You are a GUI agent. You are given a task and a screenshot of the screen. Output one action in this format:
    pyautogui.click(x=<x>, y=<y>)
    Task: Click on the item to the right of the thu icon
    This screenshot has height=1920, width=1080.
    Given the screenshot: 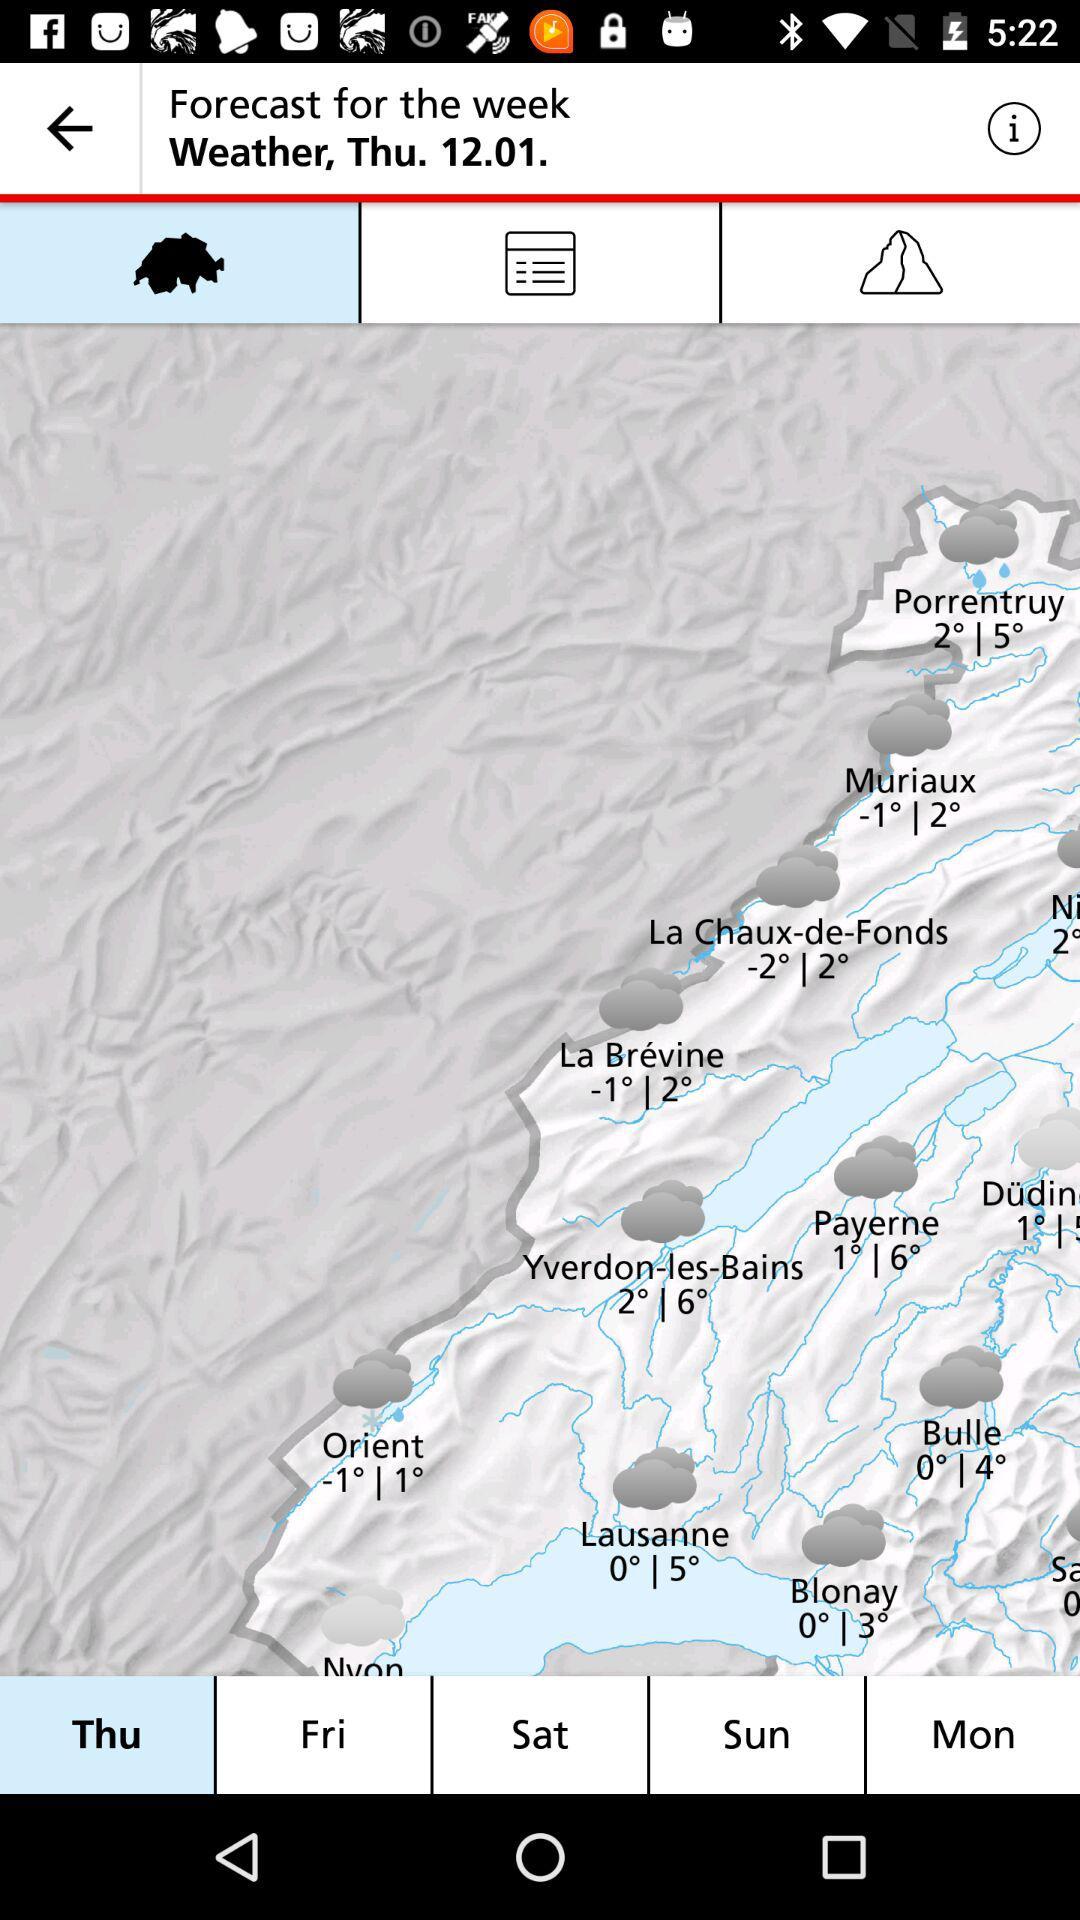 What is the action you would take?
    pyautogui.click(x=322, y=1734)
    